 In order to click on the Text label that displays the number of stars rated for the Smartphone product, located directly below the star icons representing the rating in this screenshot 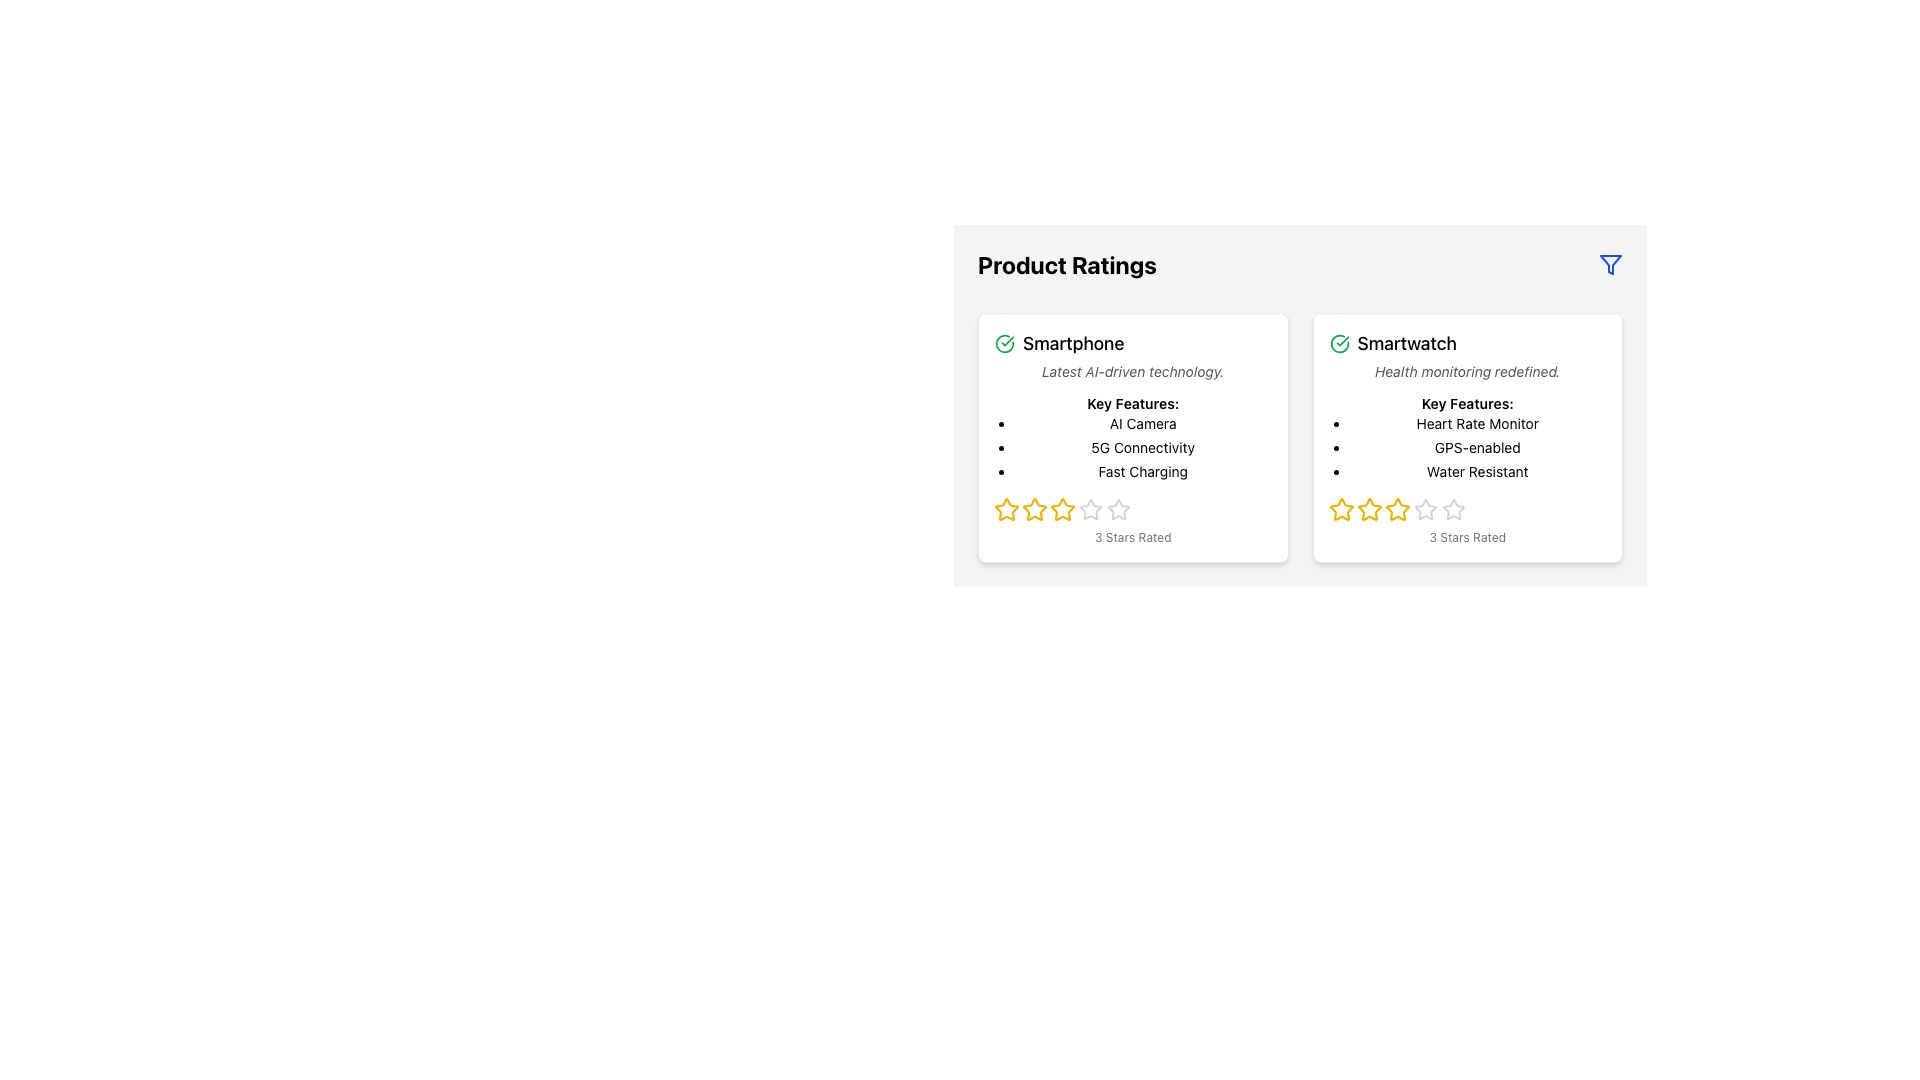, I will do `click(1133, 536)`.